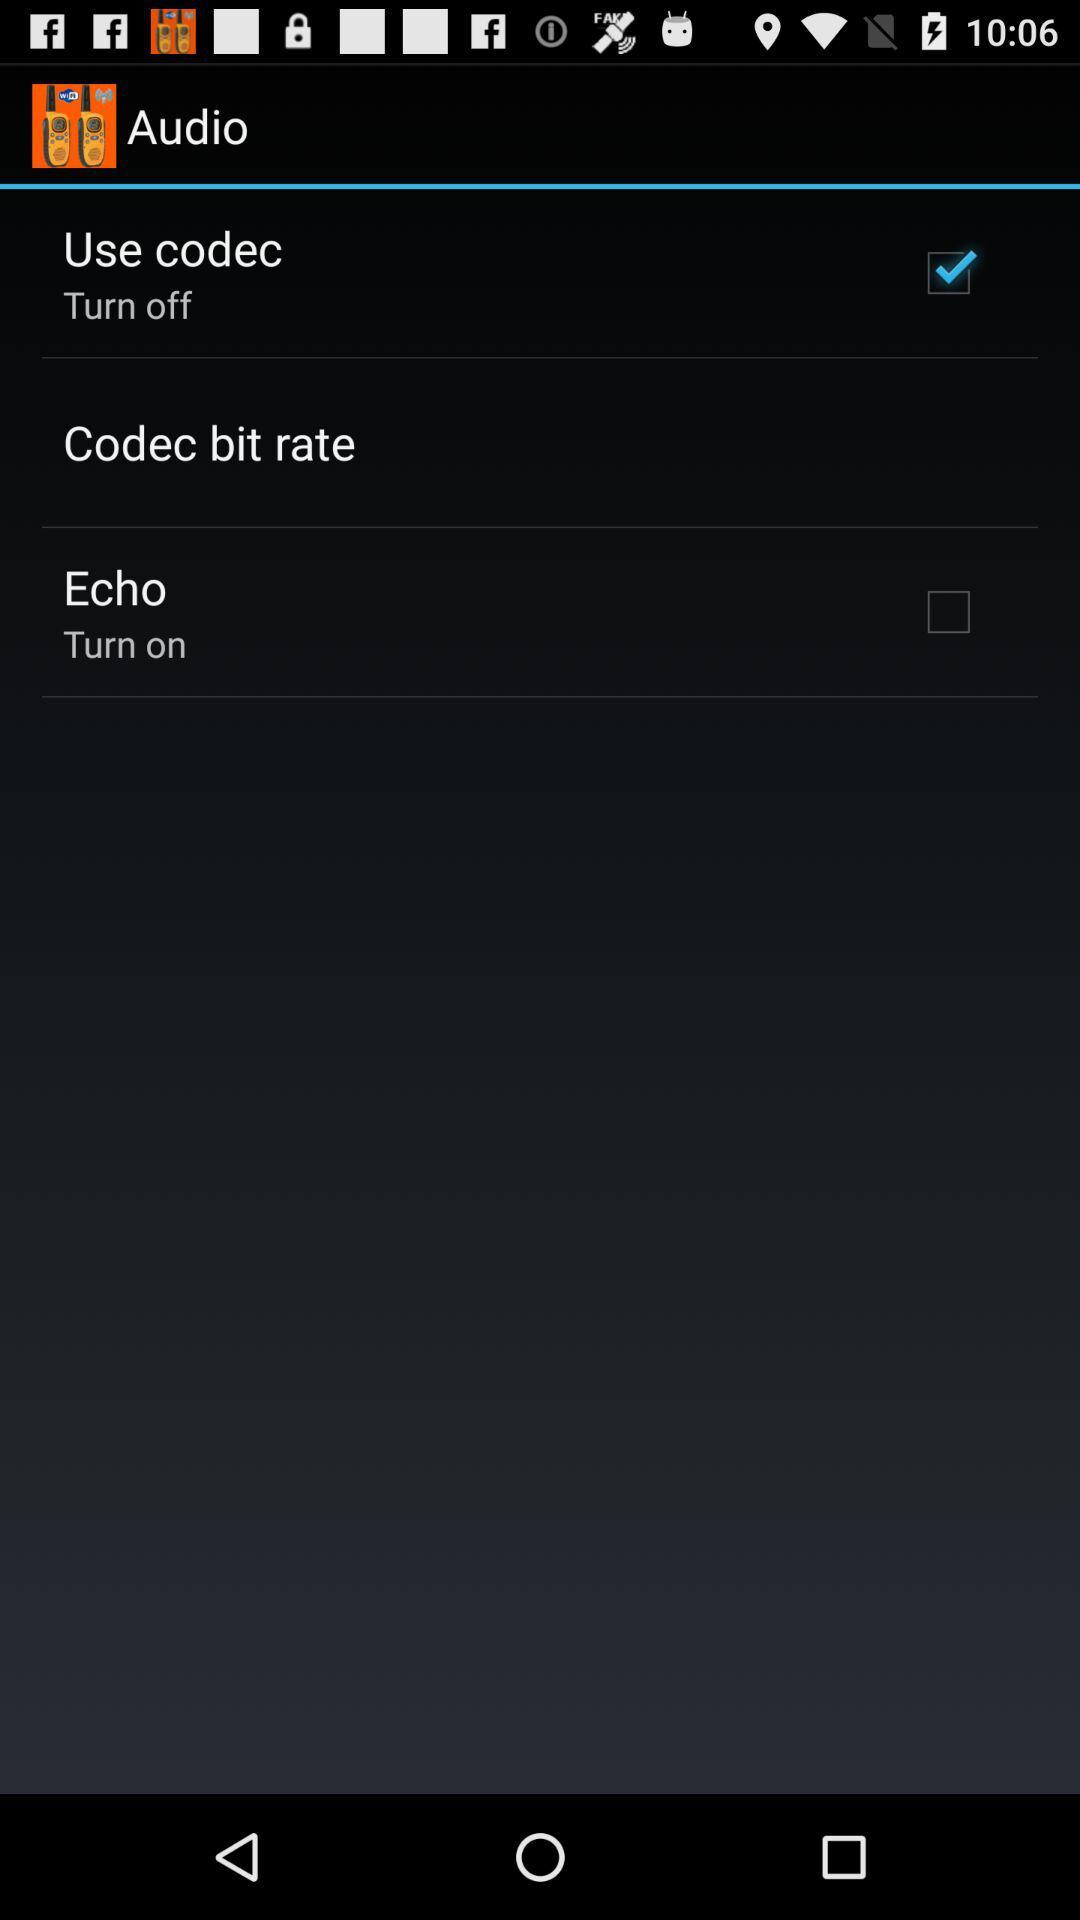  Describe the element at coordinates (127, 303) in the screenshot. I see `app above the codec bit rate` at that location.